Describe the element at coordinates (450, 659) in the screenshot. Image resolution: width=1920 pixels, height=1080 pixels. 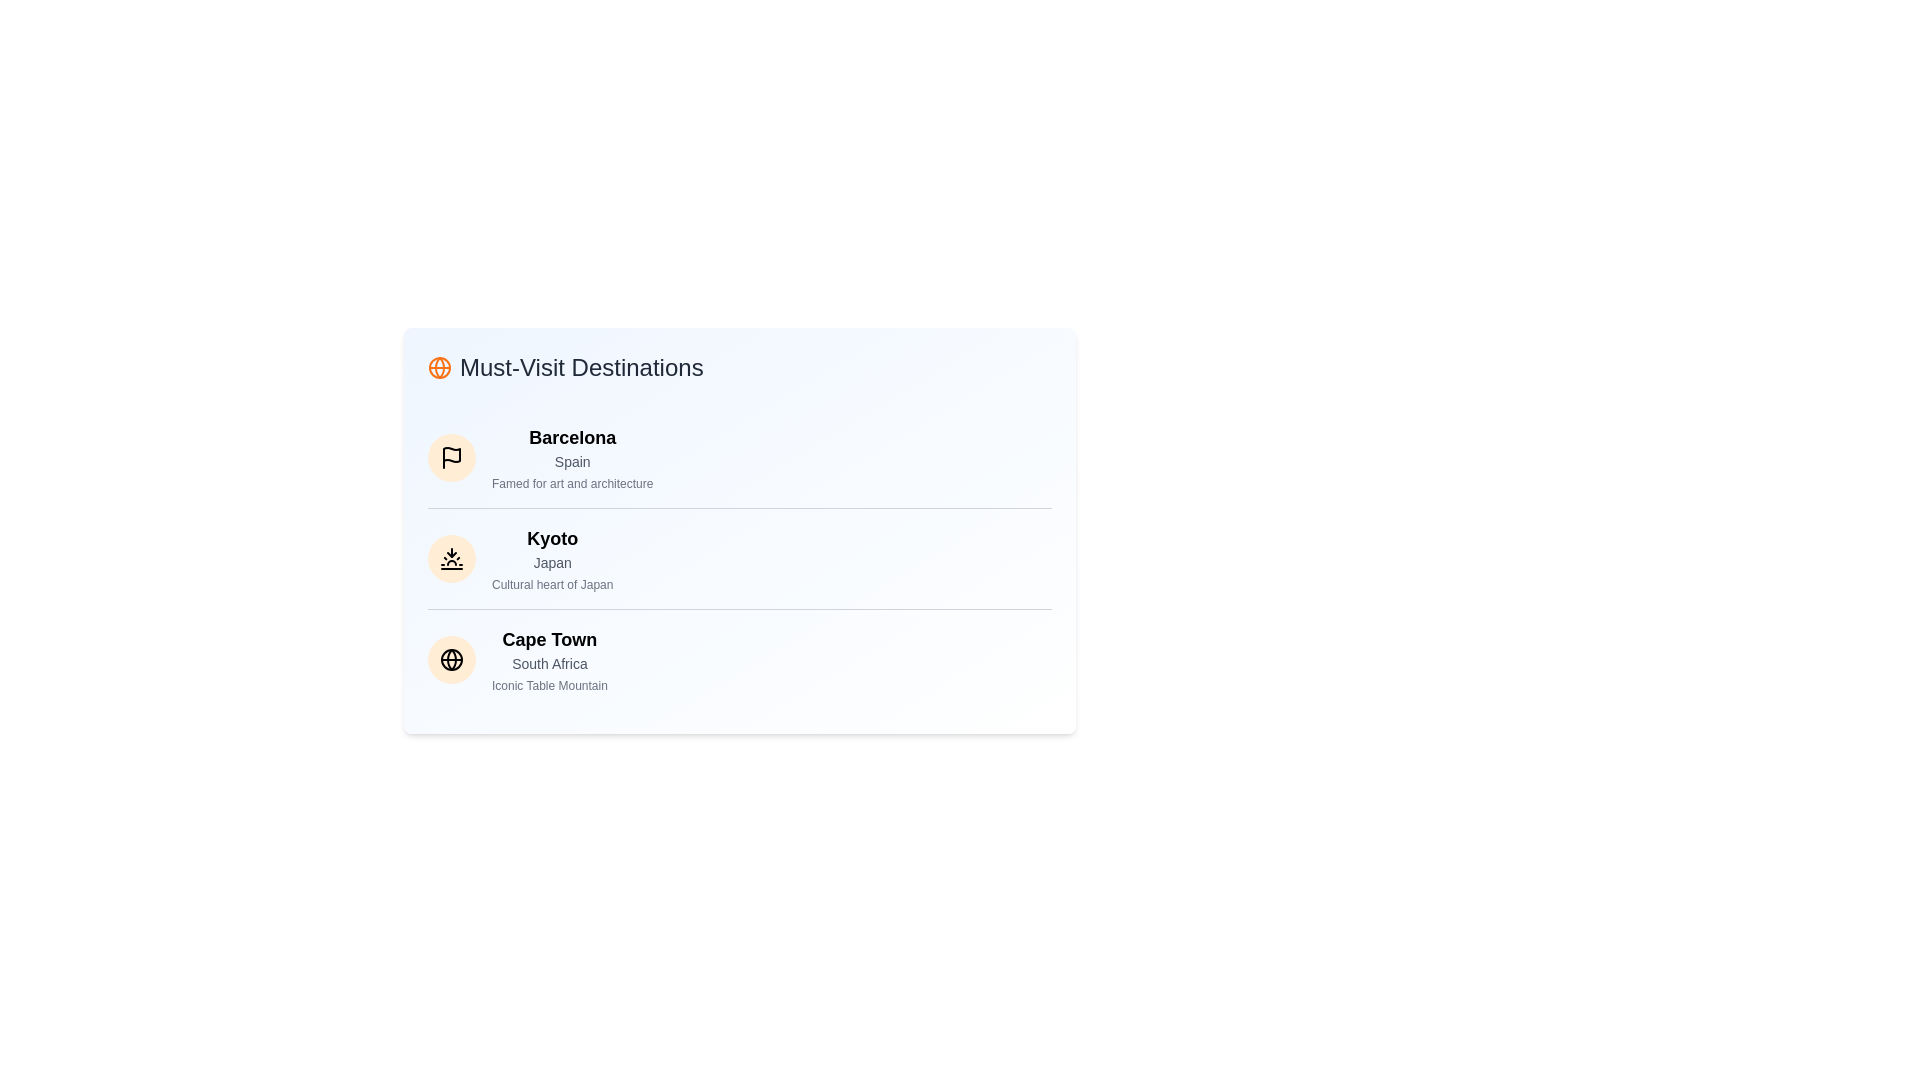
I see `the icon next to the destination Cape Town` at that location.